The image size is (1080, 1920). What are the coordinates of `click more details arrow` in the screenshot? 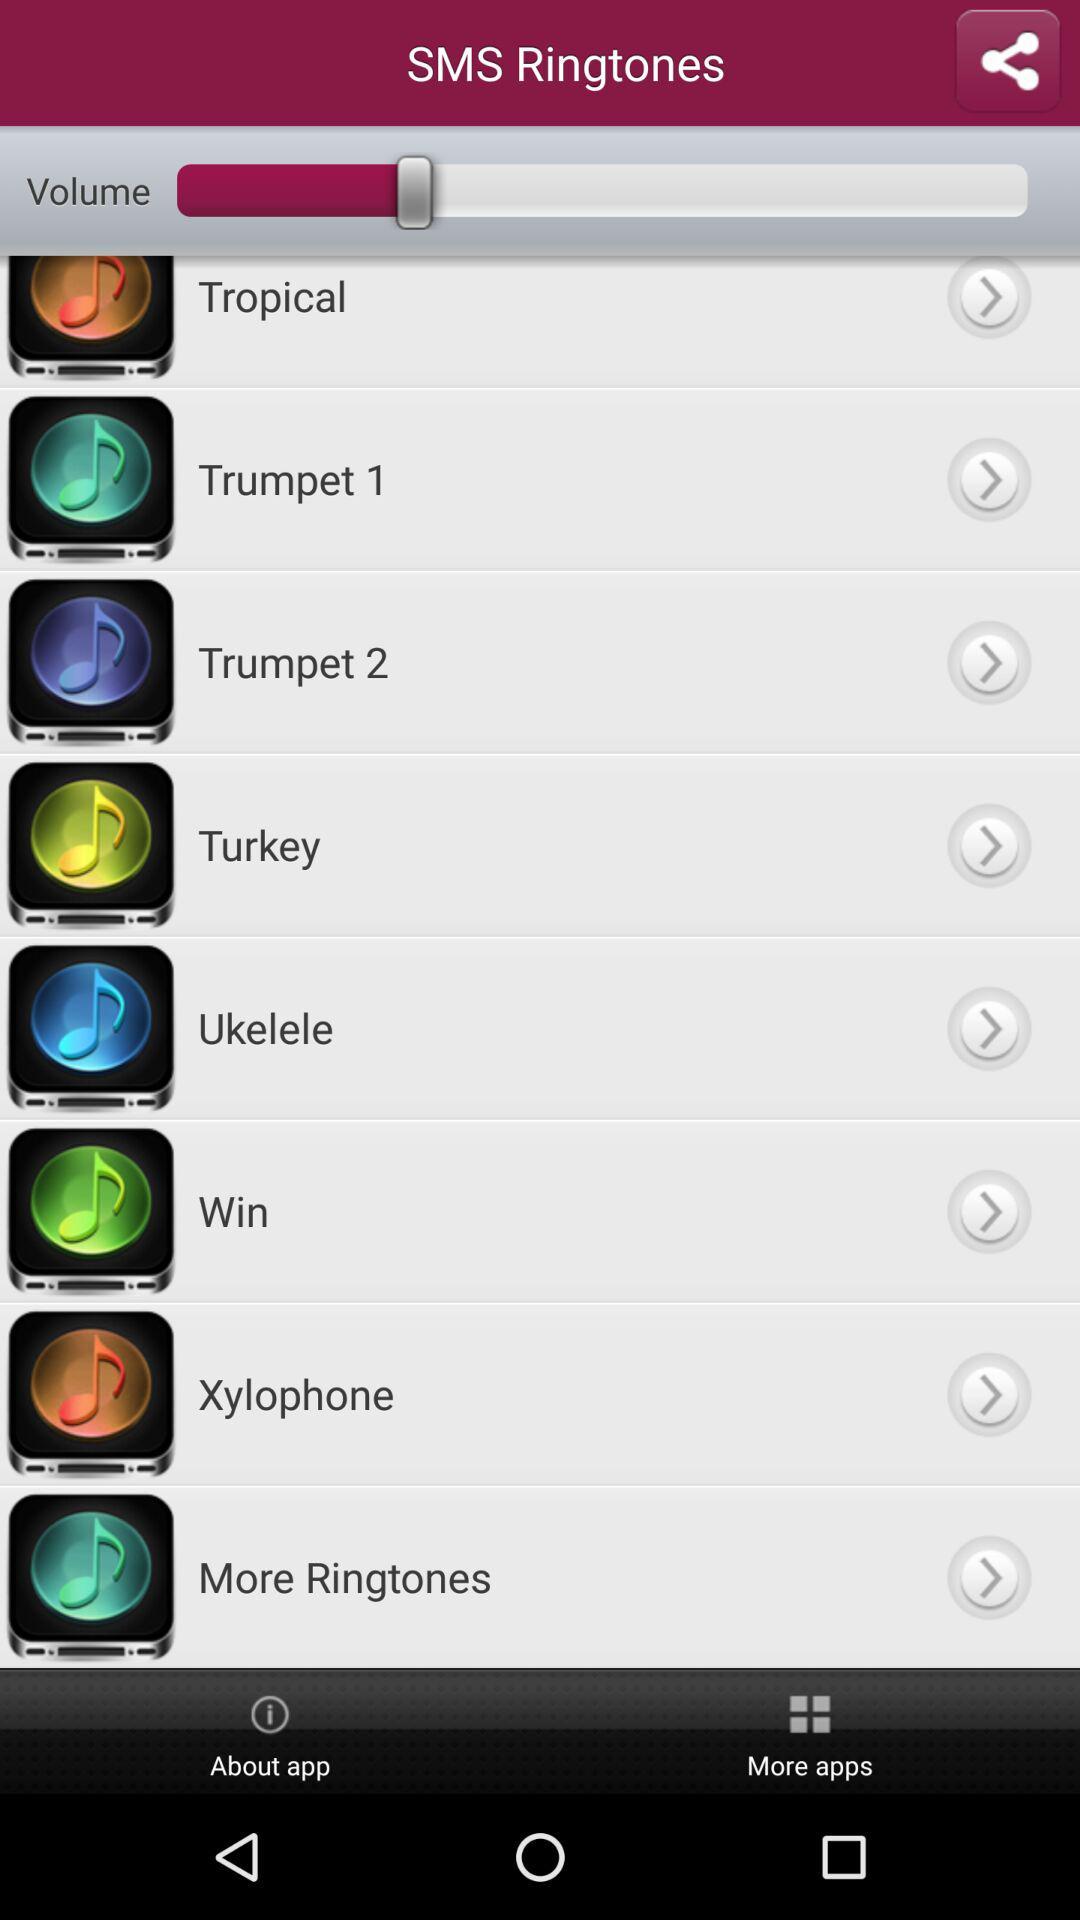 It's located at (987, 1209).